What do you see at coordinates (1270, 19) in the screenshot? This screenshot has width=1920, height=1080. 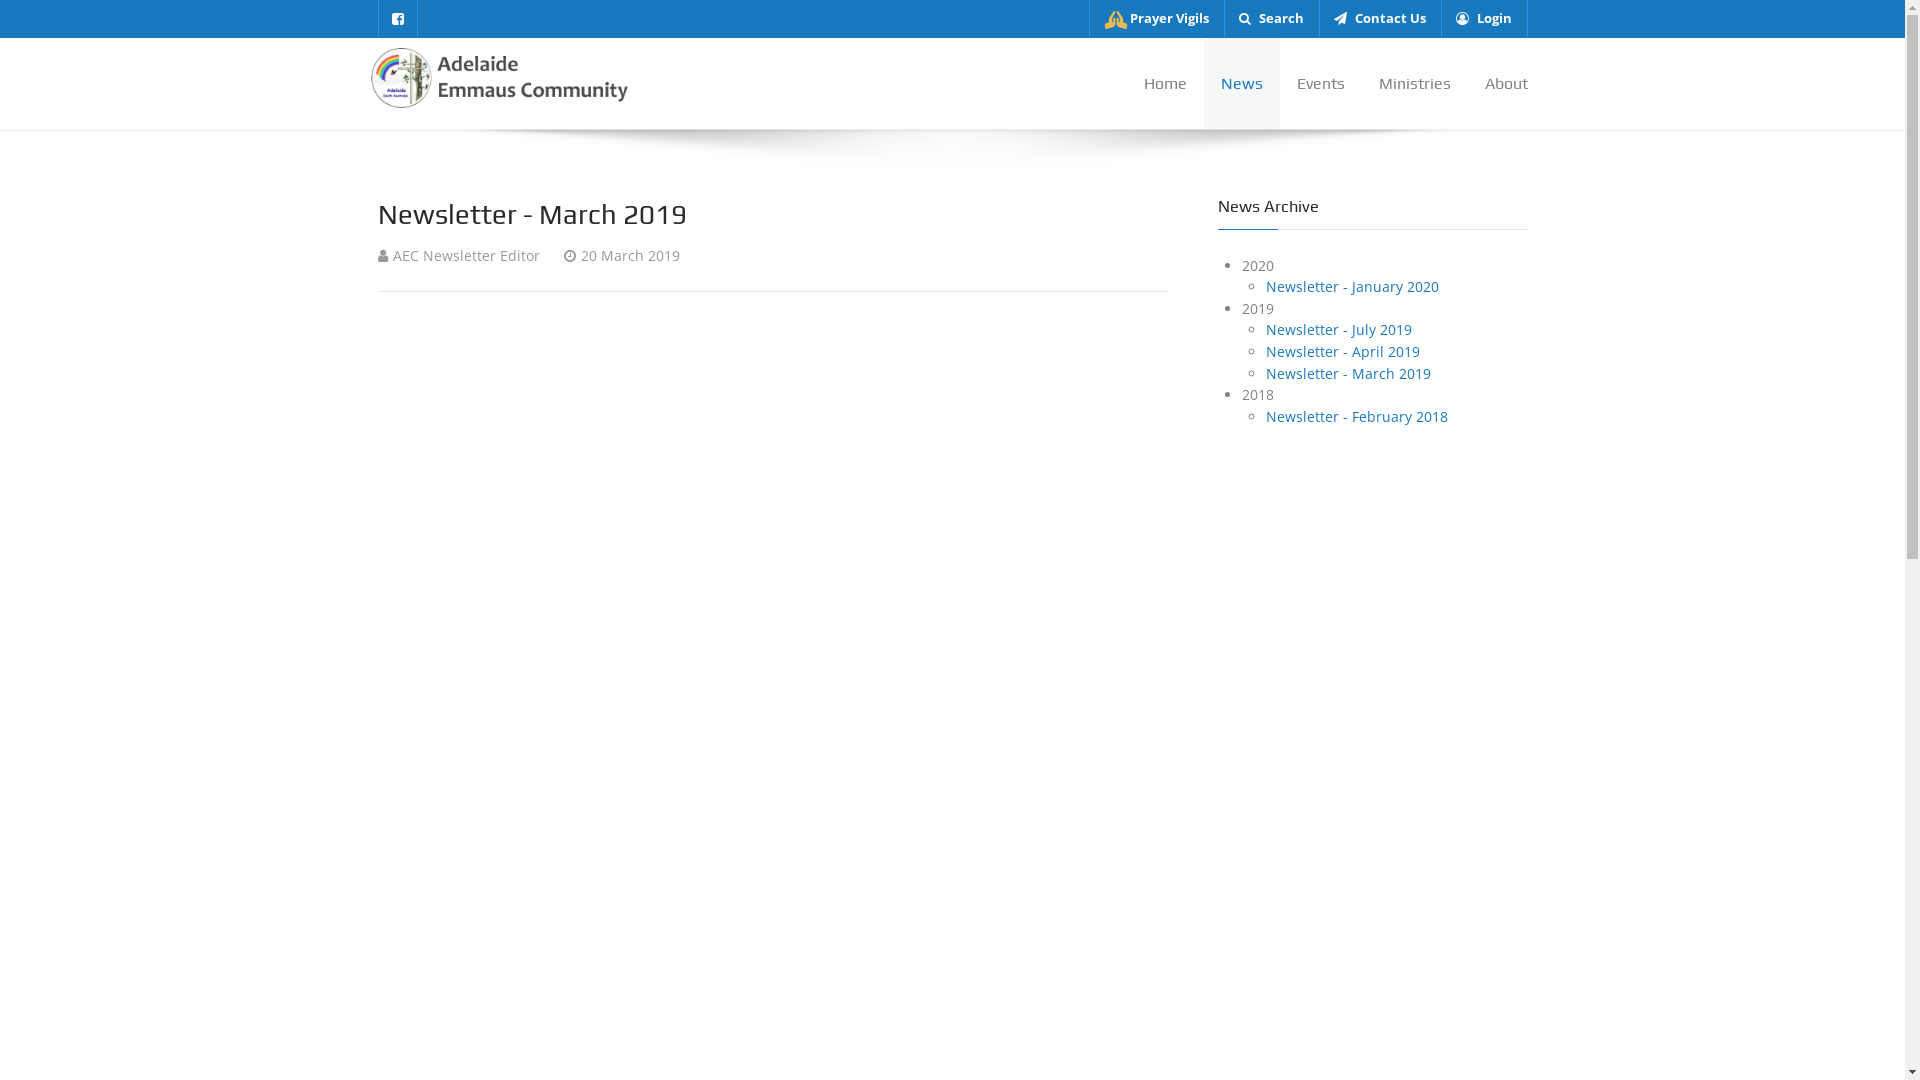 I see `'Search'` at bounding box center [1270, 19].